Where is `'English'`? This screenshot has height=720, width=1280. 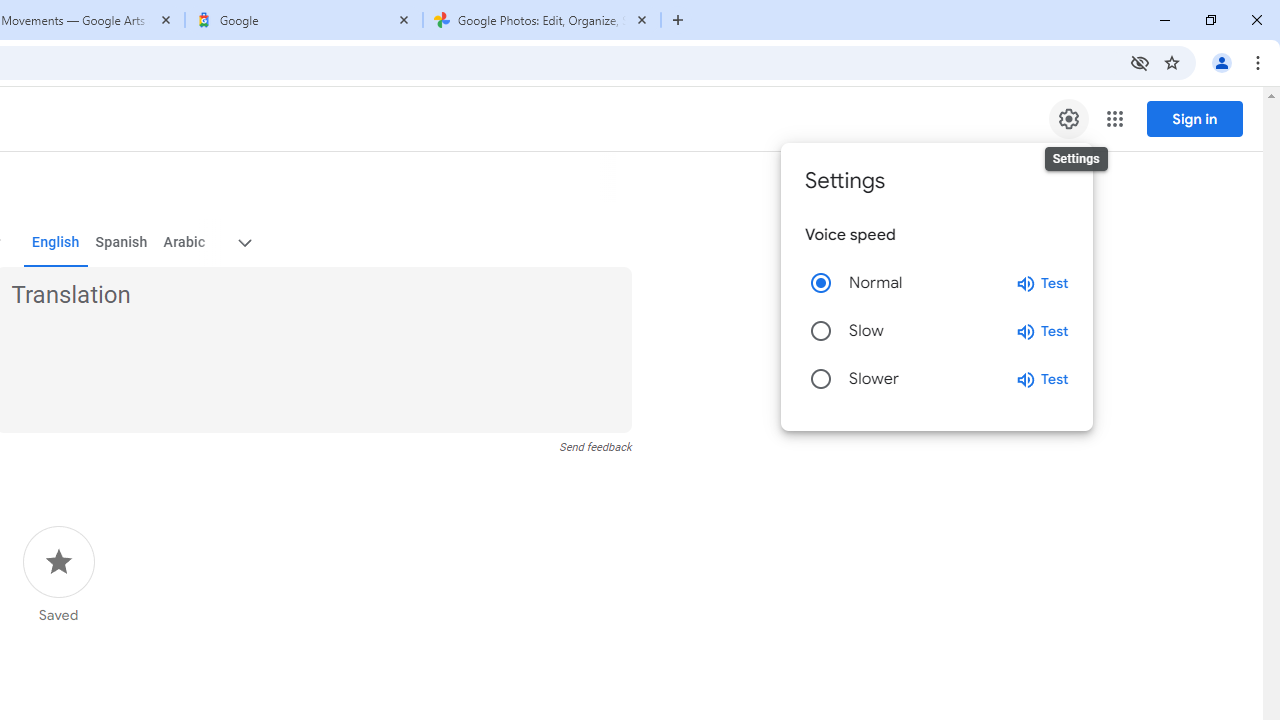
'English' is located at coordinates (55, 242).